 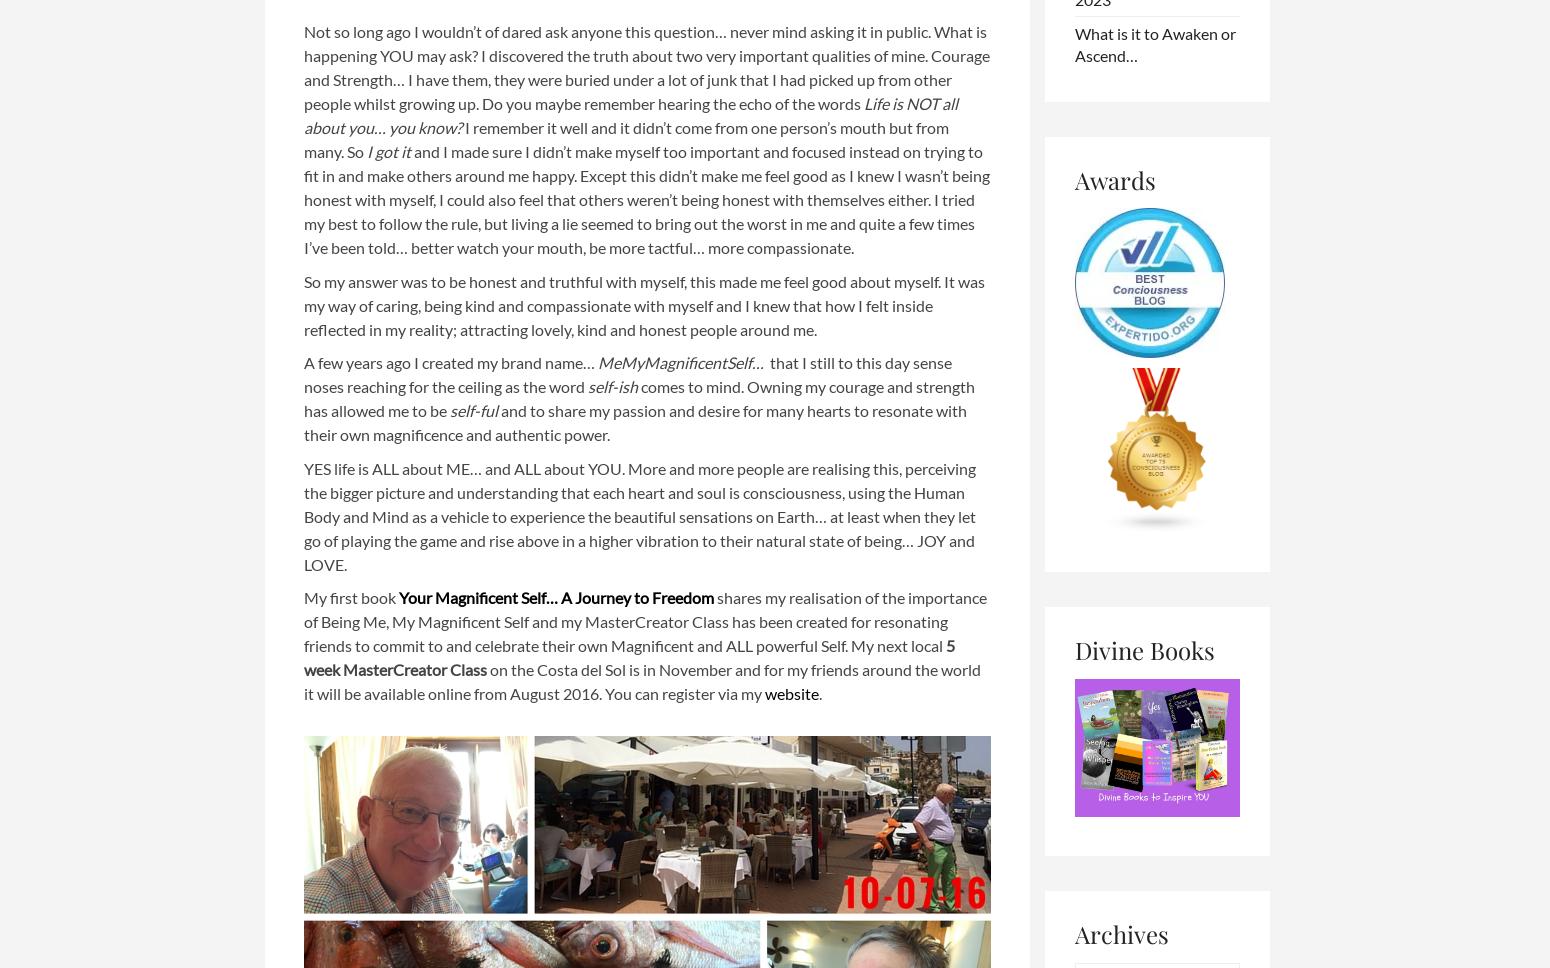 I want to click on '5 week MasterCreator Class', so click(x=628, y=657).